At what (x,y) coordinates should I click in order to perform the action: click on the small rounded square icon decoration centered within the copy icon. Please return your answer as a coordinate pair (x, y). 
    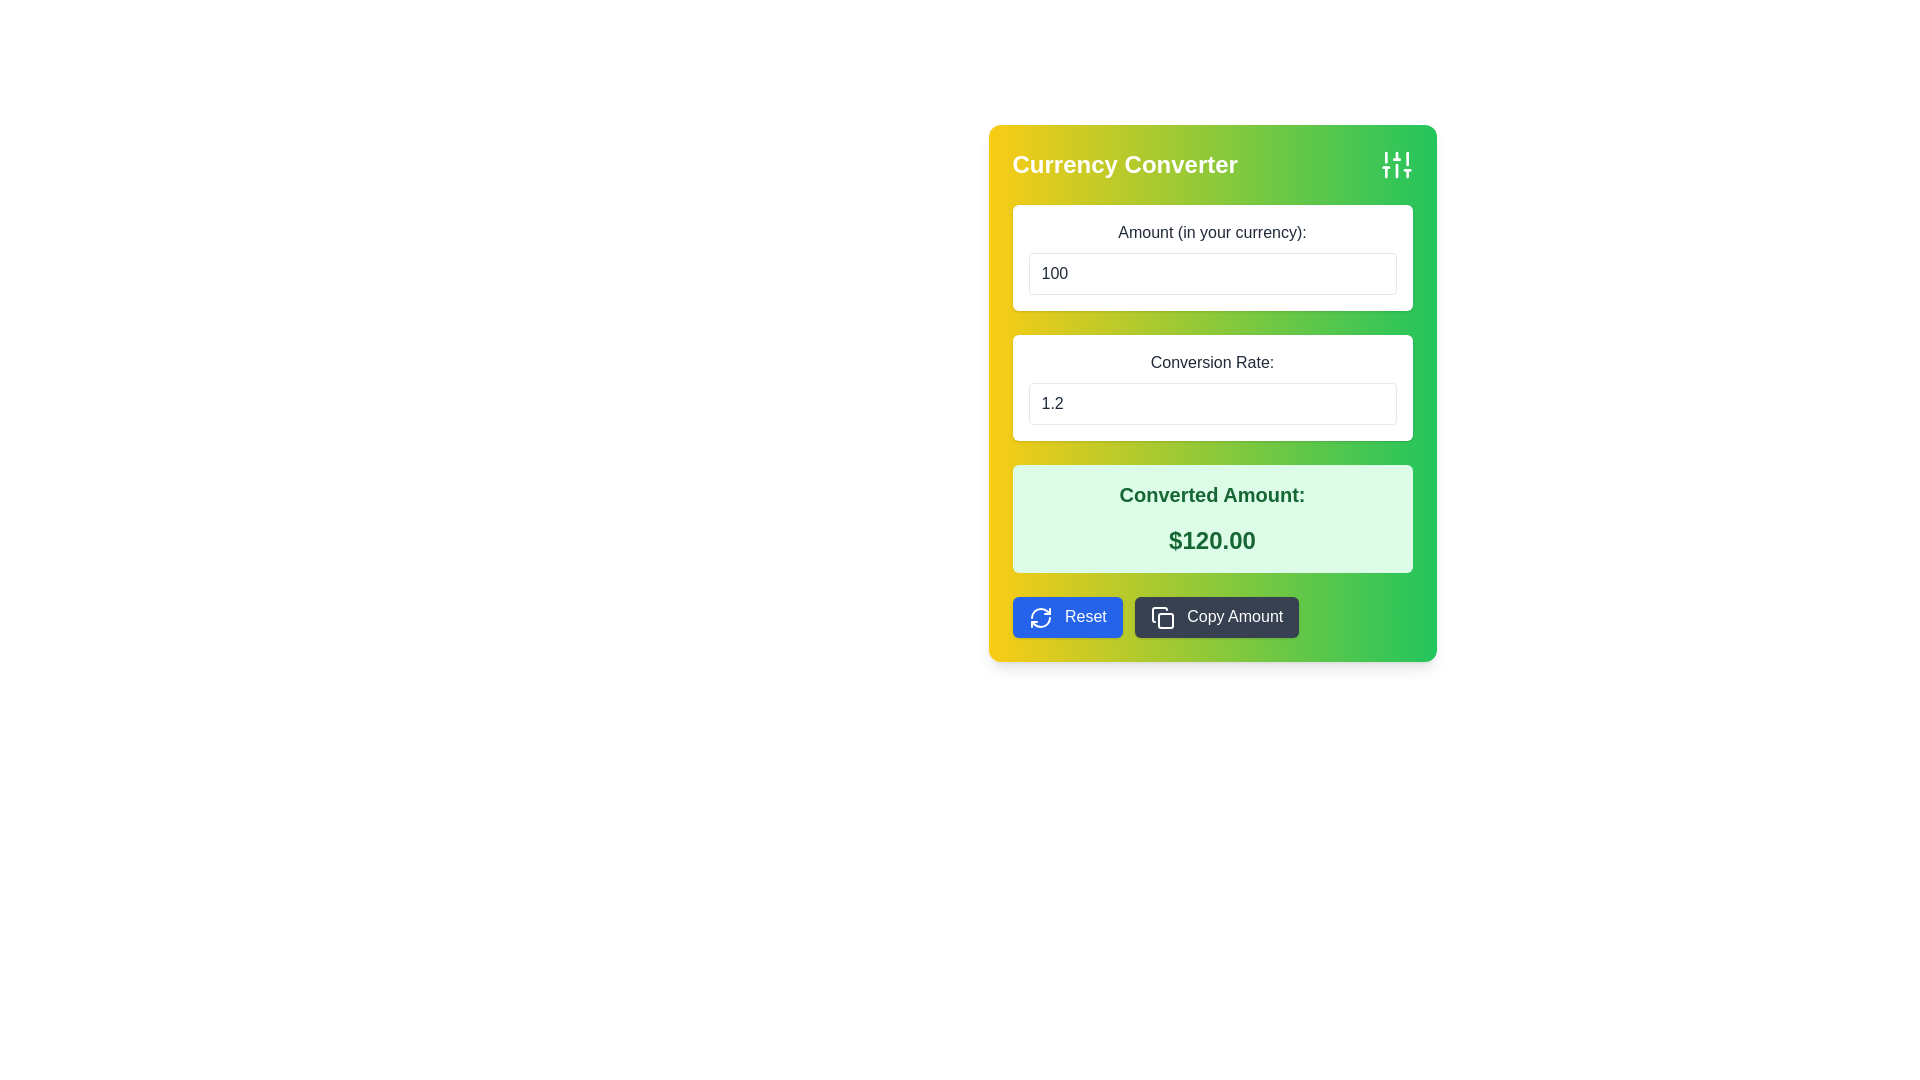
    Looking at the image, I should click on (1165, 619).